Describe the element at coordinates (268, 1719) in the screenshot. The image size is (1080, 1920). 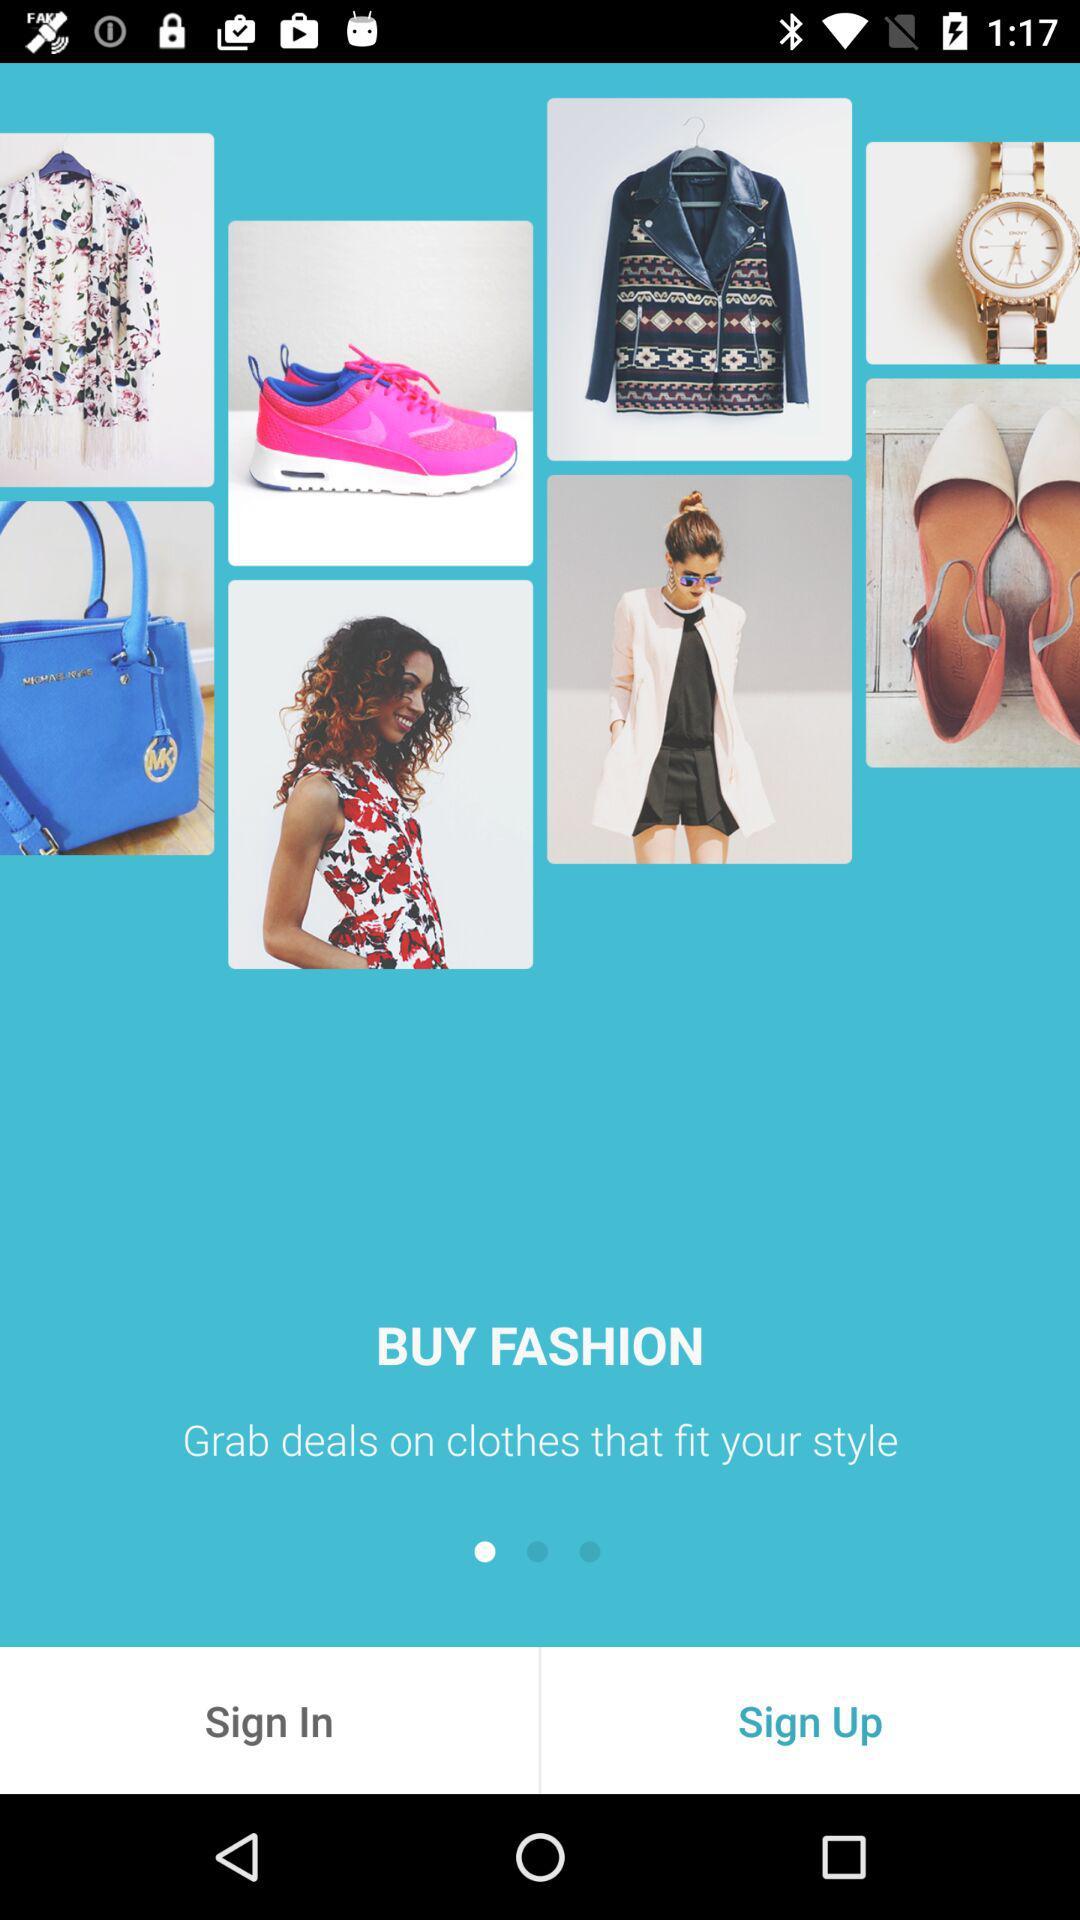
I see `the item to the left of the sign up item` at that location.